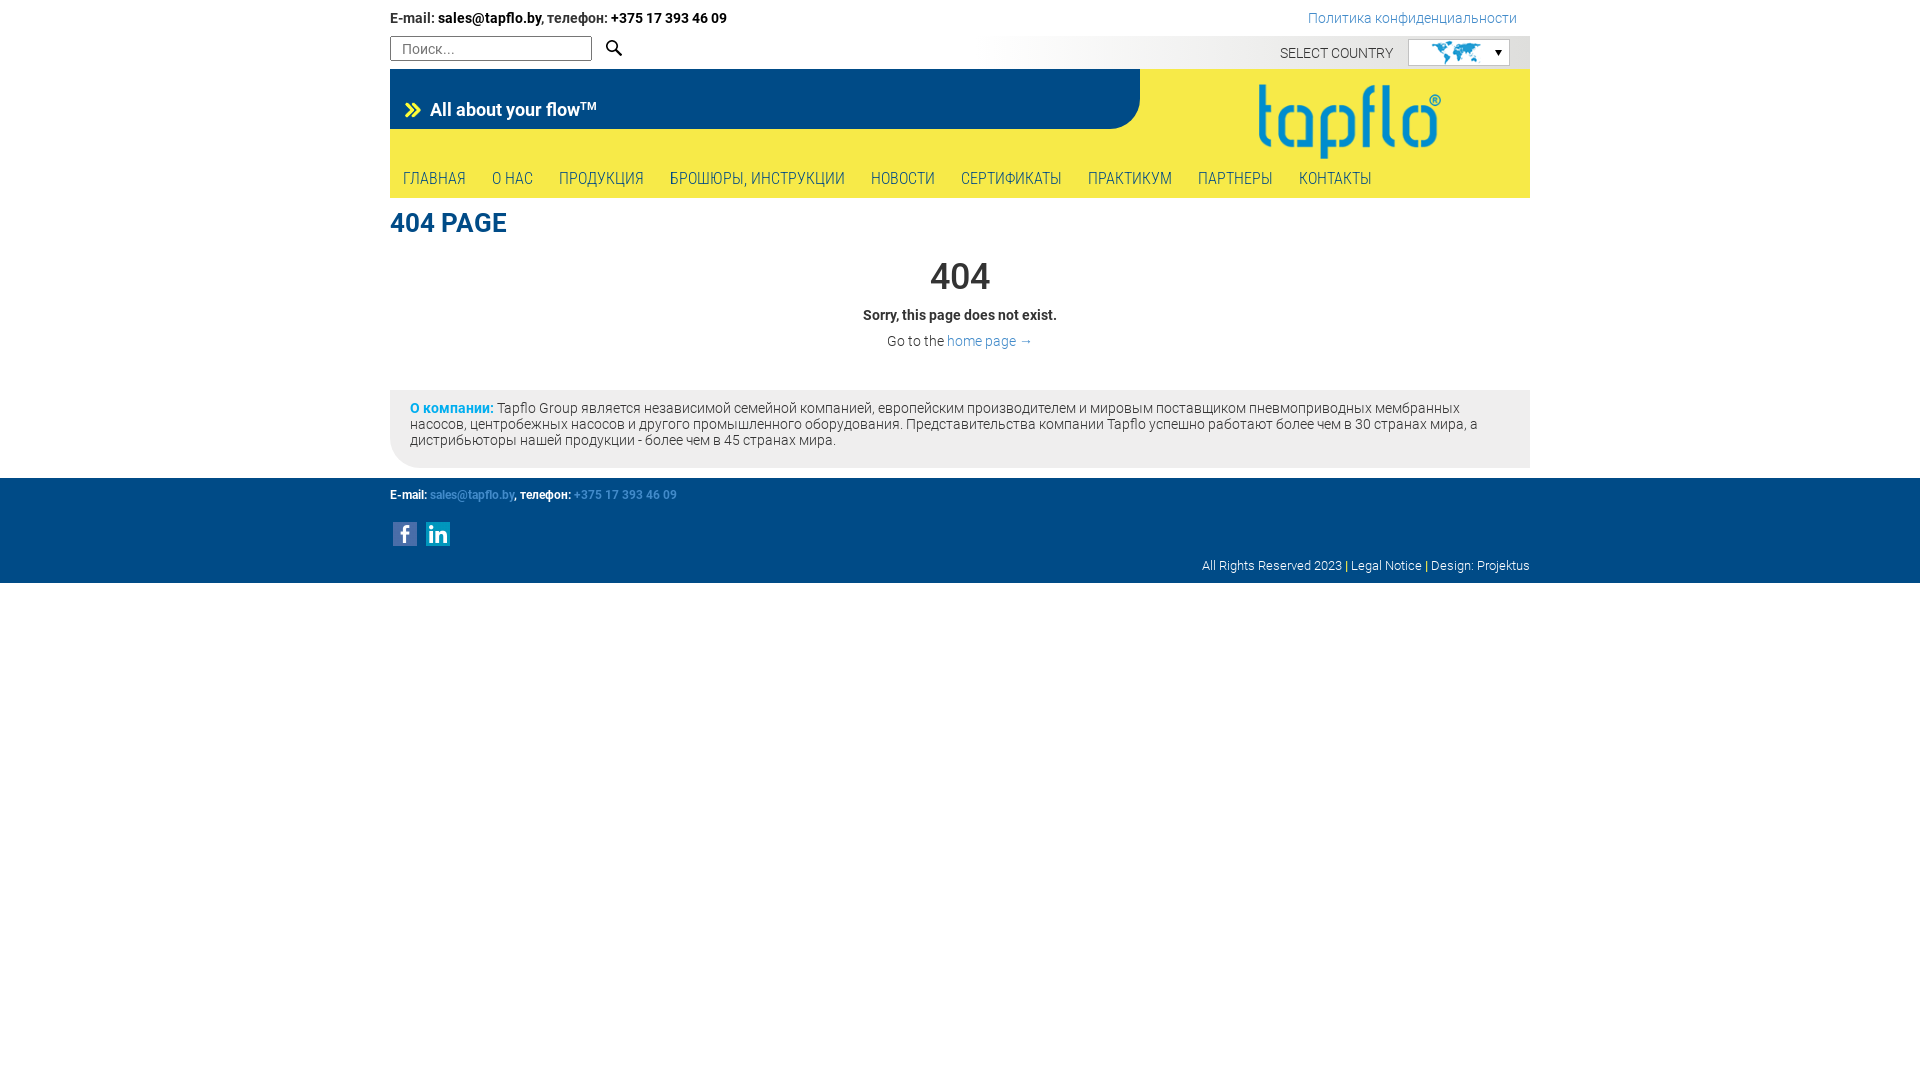  Describe the element at coordinates (1503, 565) in the screenshot. I see `'Projektus'` at that location.